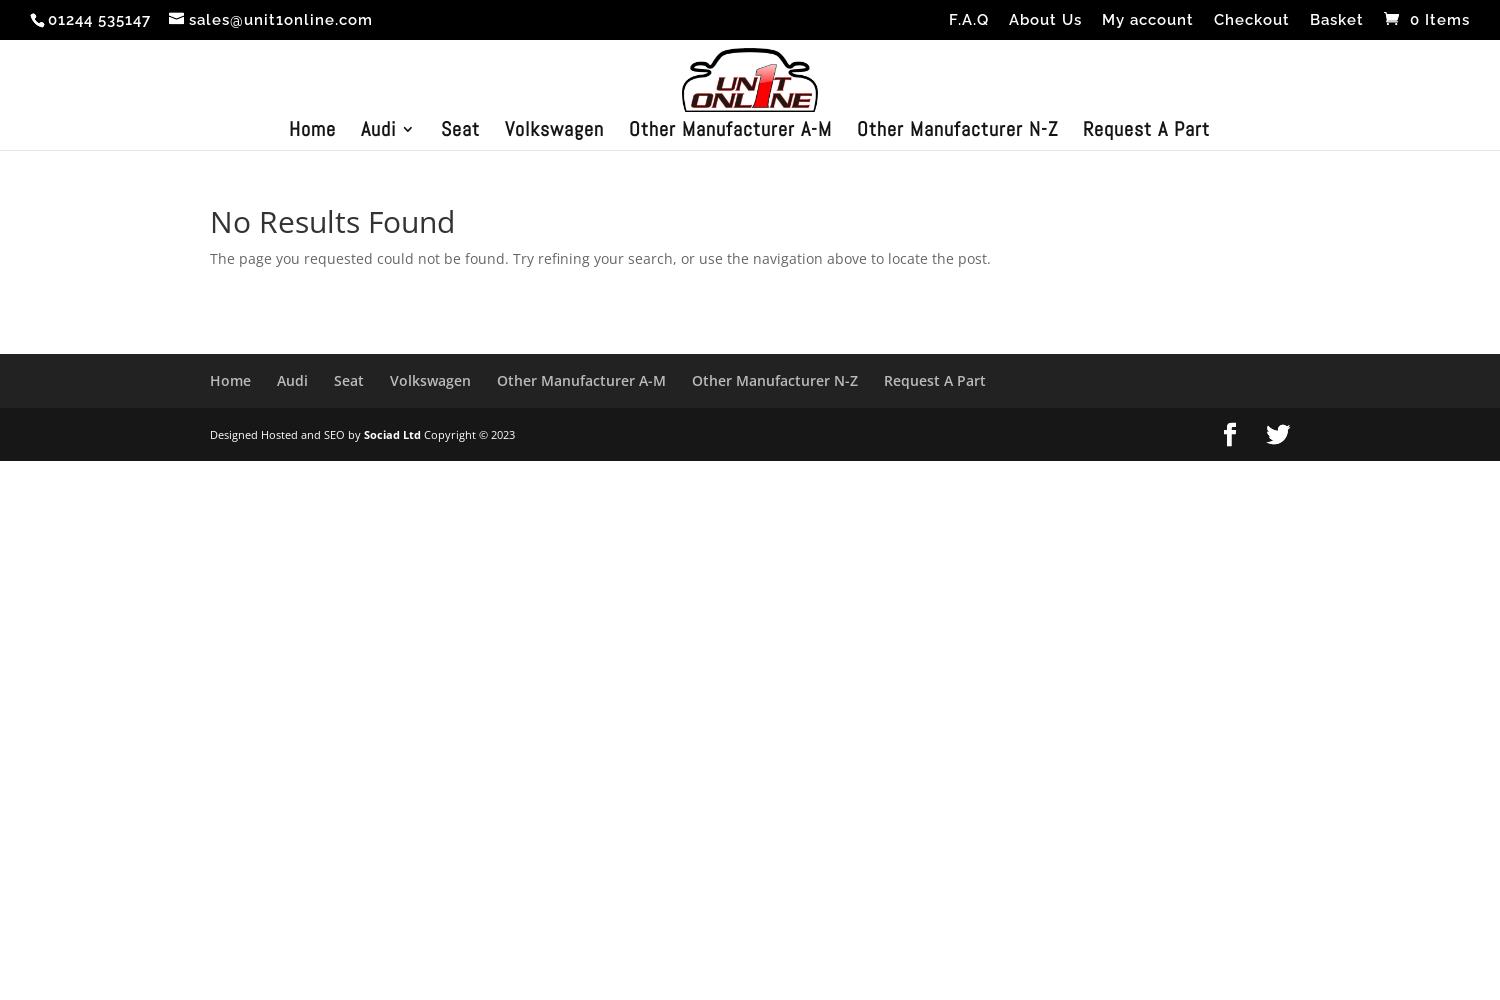 The width and height of the screenshot is (1500, 1000). I want to click on 'A6', so click(410, 272).